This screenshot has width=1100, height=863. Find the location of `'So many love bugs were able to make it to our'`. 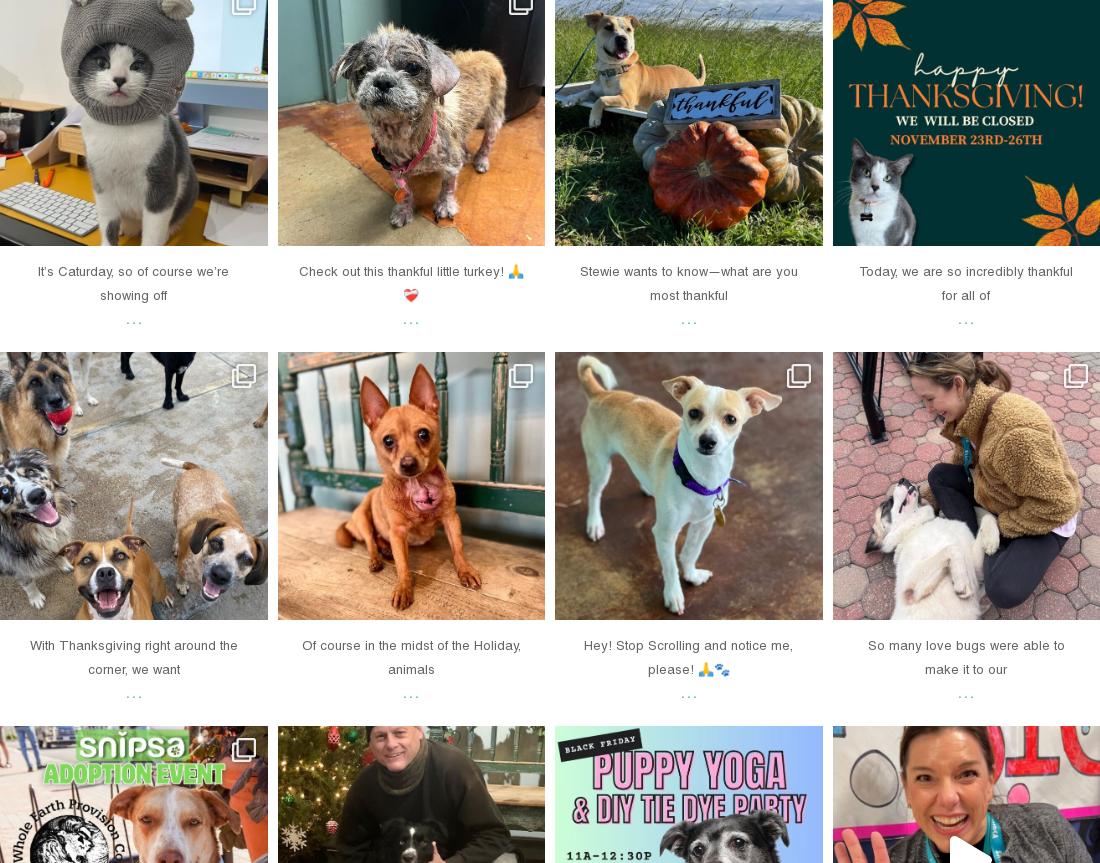

'So many love bugs were able to make it to our' is located at coordinates (964, 655).